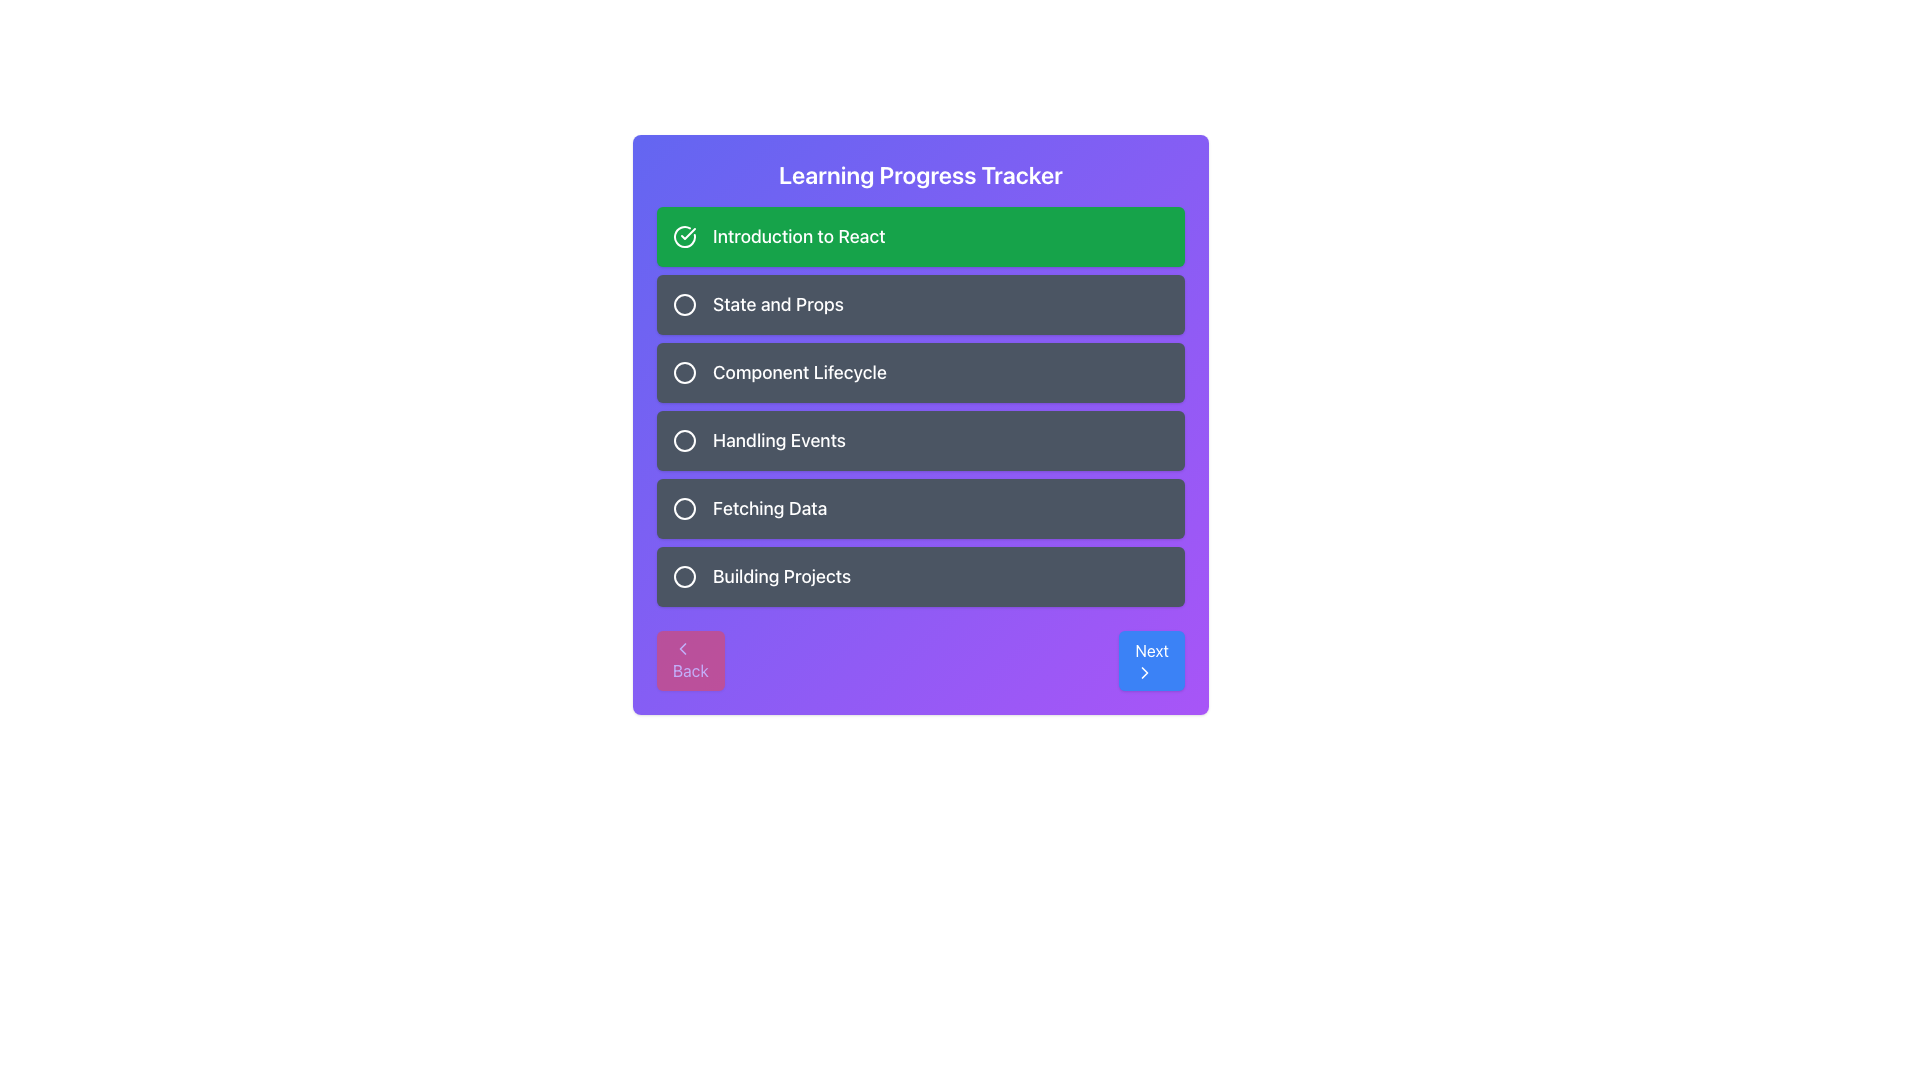  Describe the element at coordinates (920, 439) in the screenshot. I see `the fourth menu option` at that location.